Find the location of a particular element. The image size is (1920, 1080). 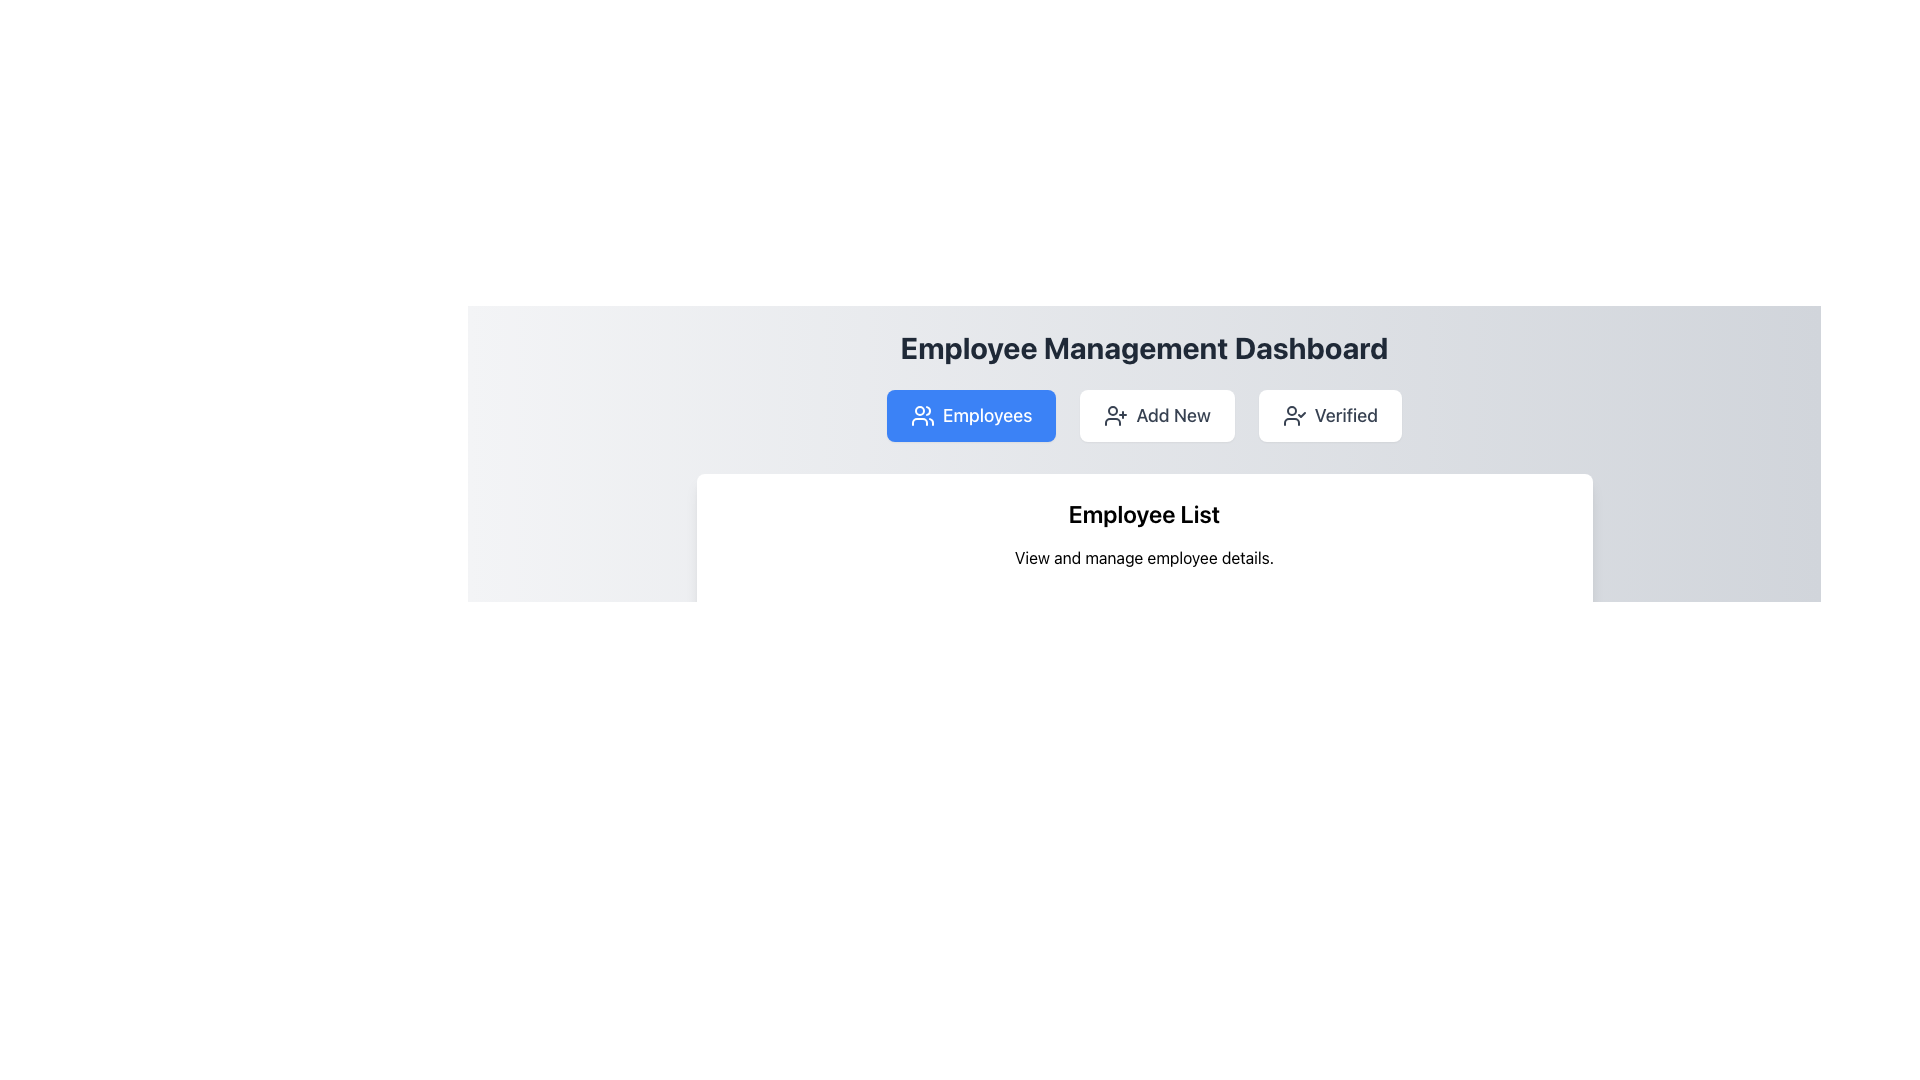

the 'Verified' button, which has a user icon and checkmark, styled with a white background and gray text, located in the Employee Management Dashboard is located at coordinates (1329, 415).